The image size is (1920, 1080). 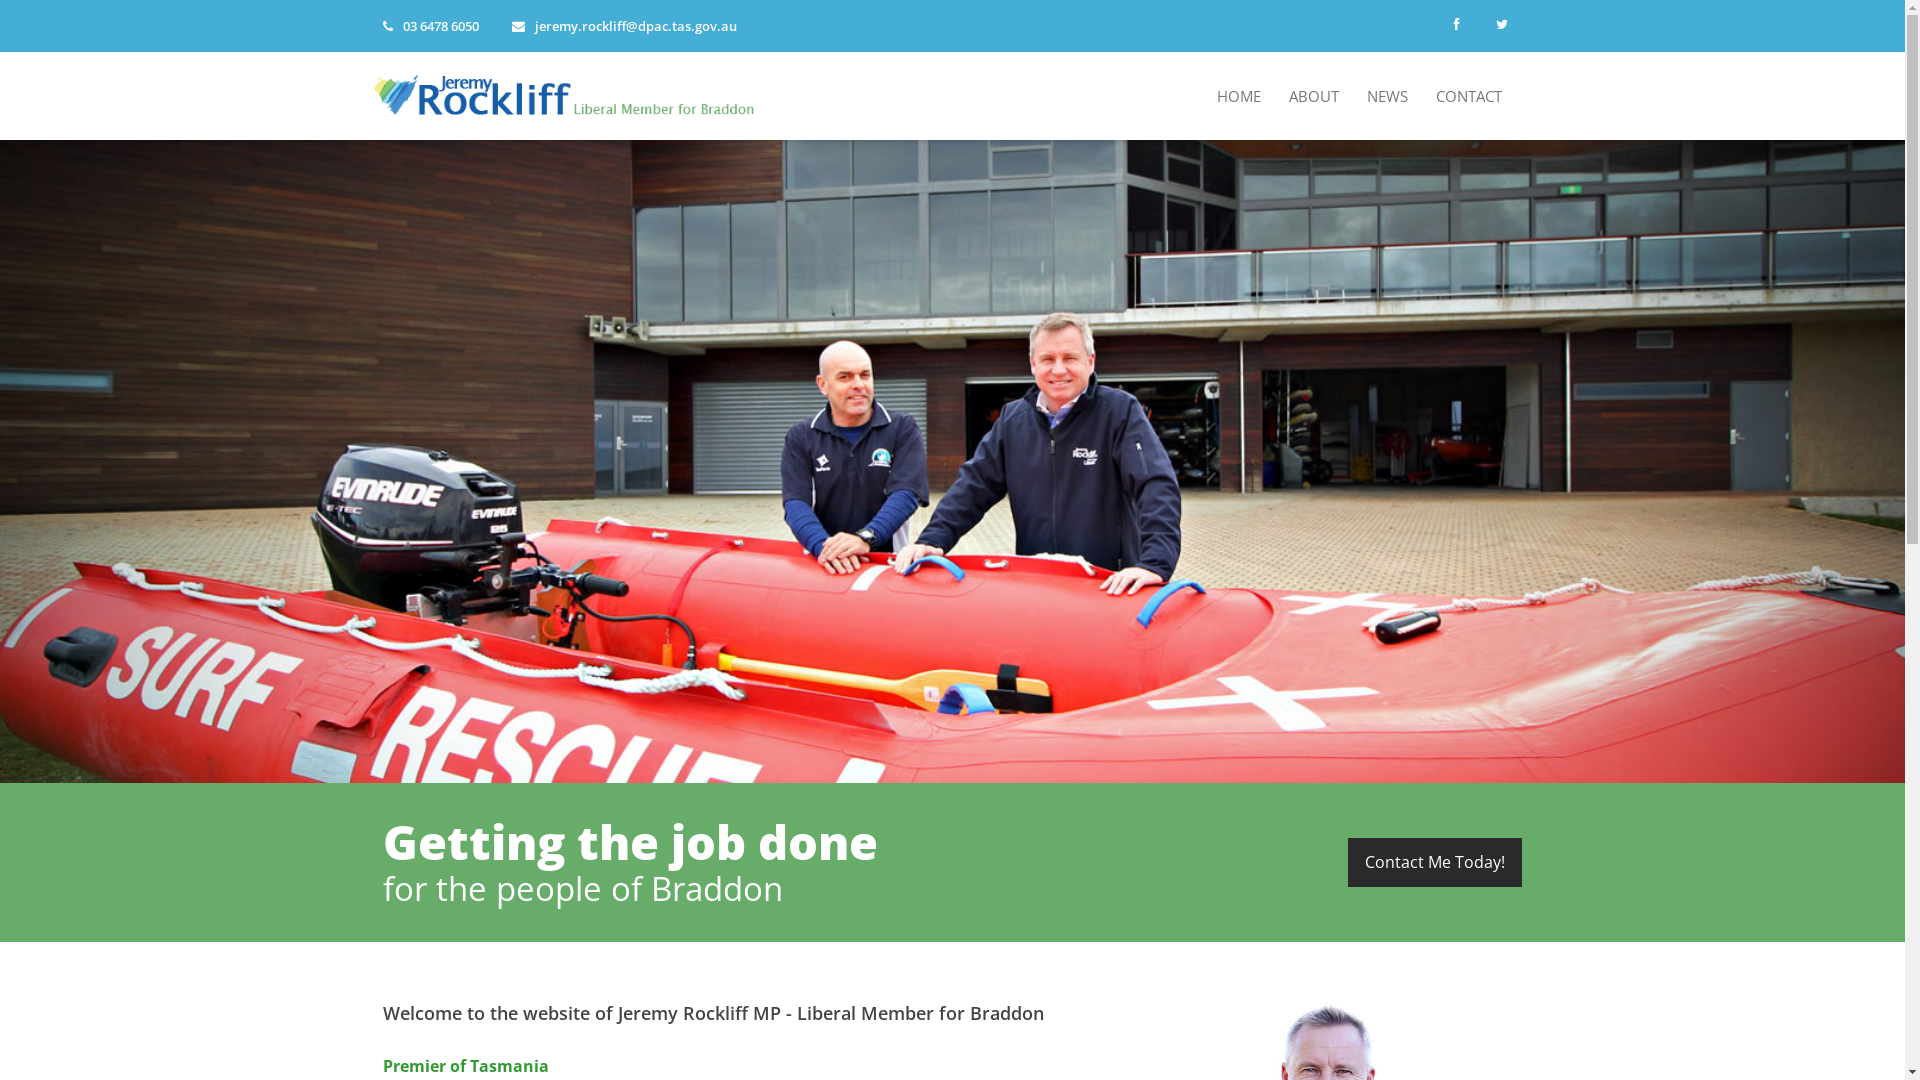 What do you see at coordinates (1434, 861) in the screenshot?
I see `'Contact Me Today!'` at bounding box center [1434, 861].